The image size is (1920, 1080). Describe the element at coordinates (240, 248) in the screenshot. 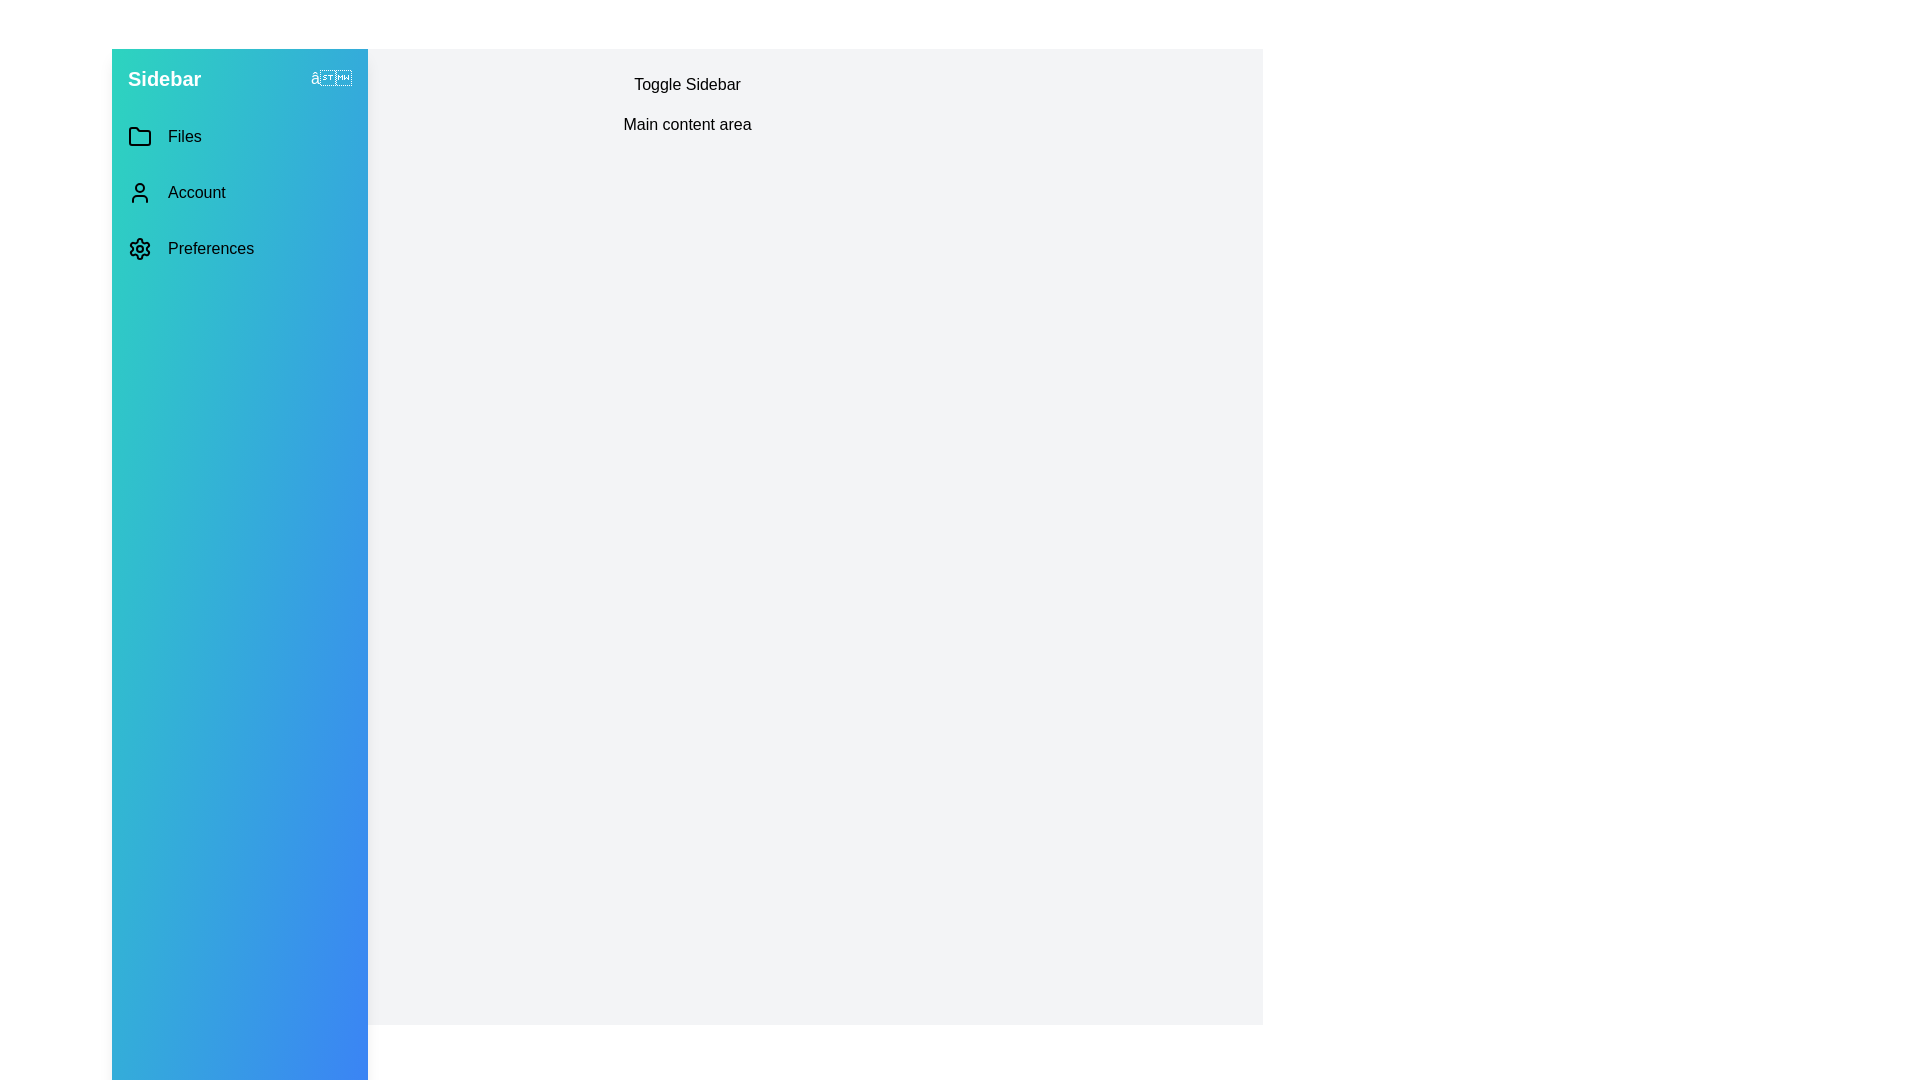

I see `the 'Preferences' section in the sidebar` at that location.